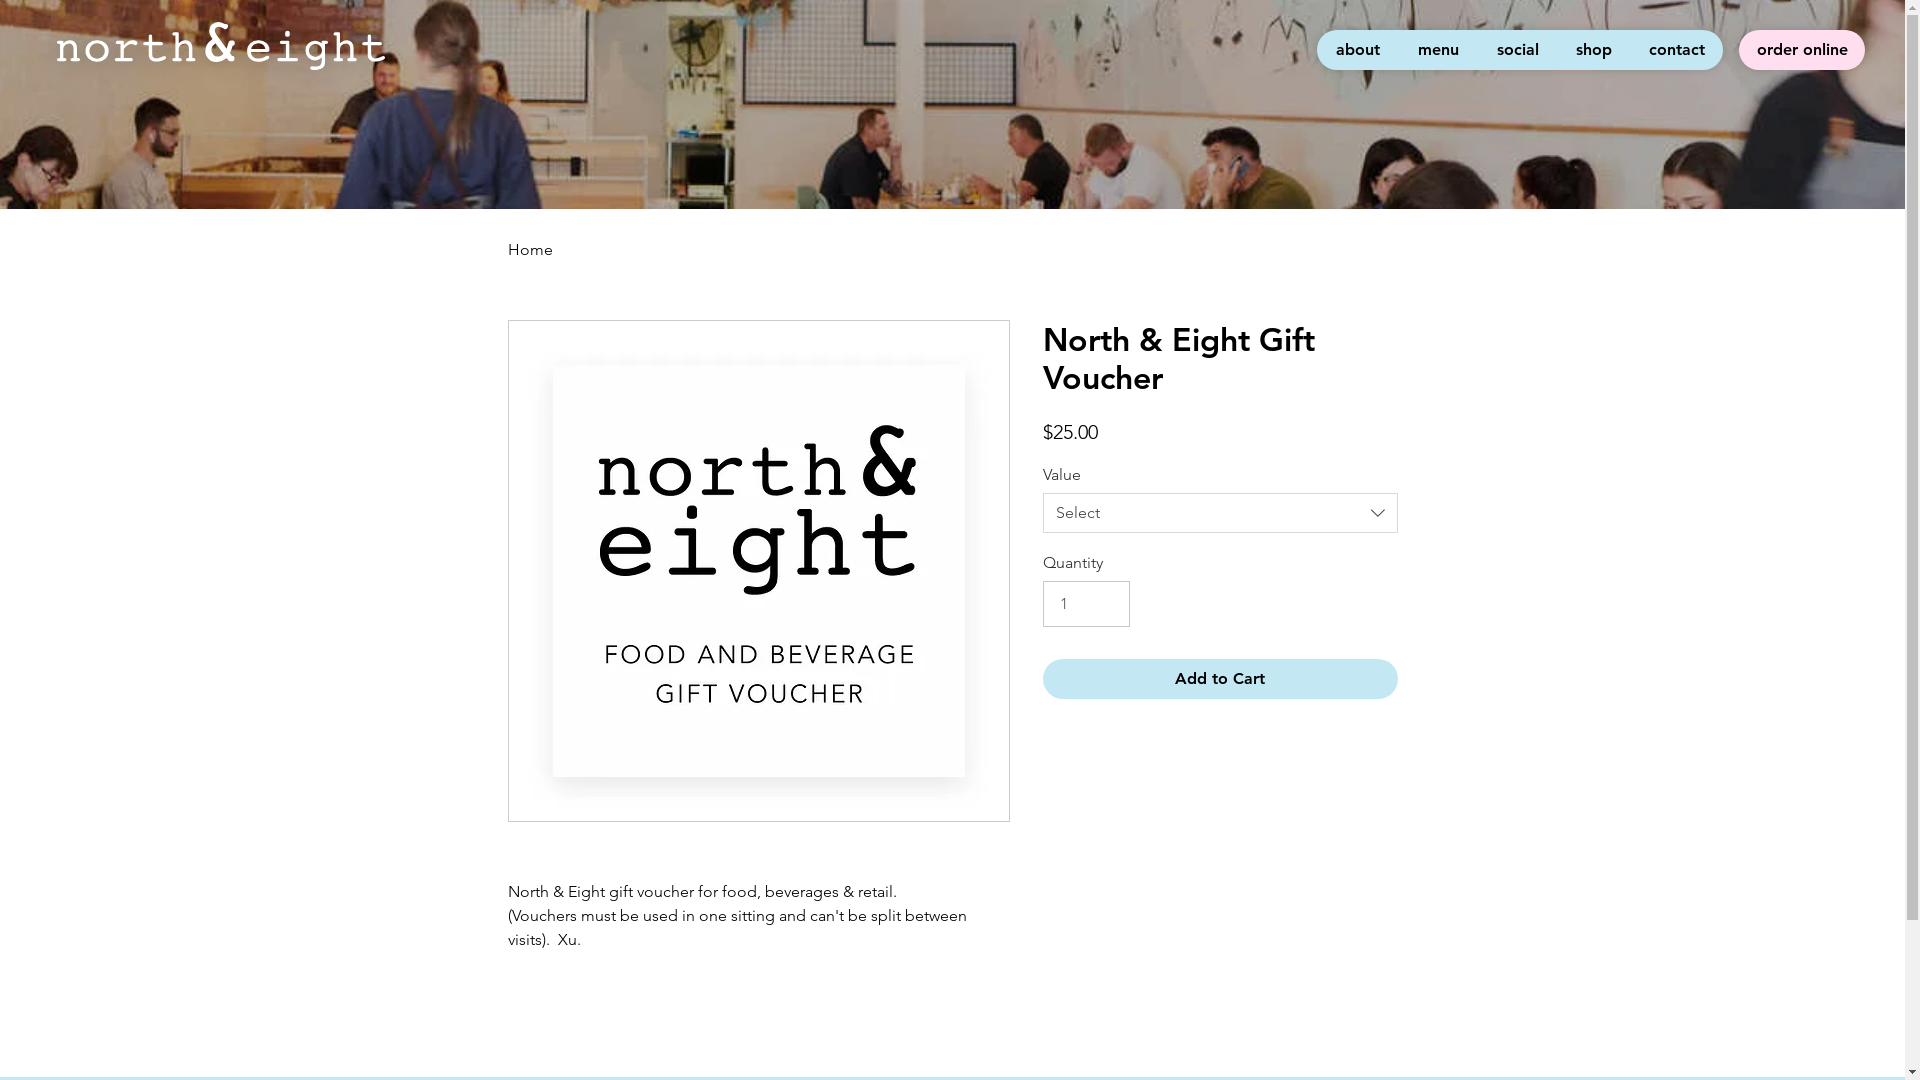 This screenshot has height=1080, width=1920. I want to click on 'menu', so click(1436, 49).